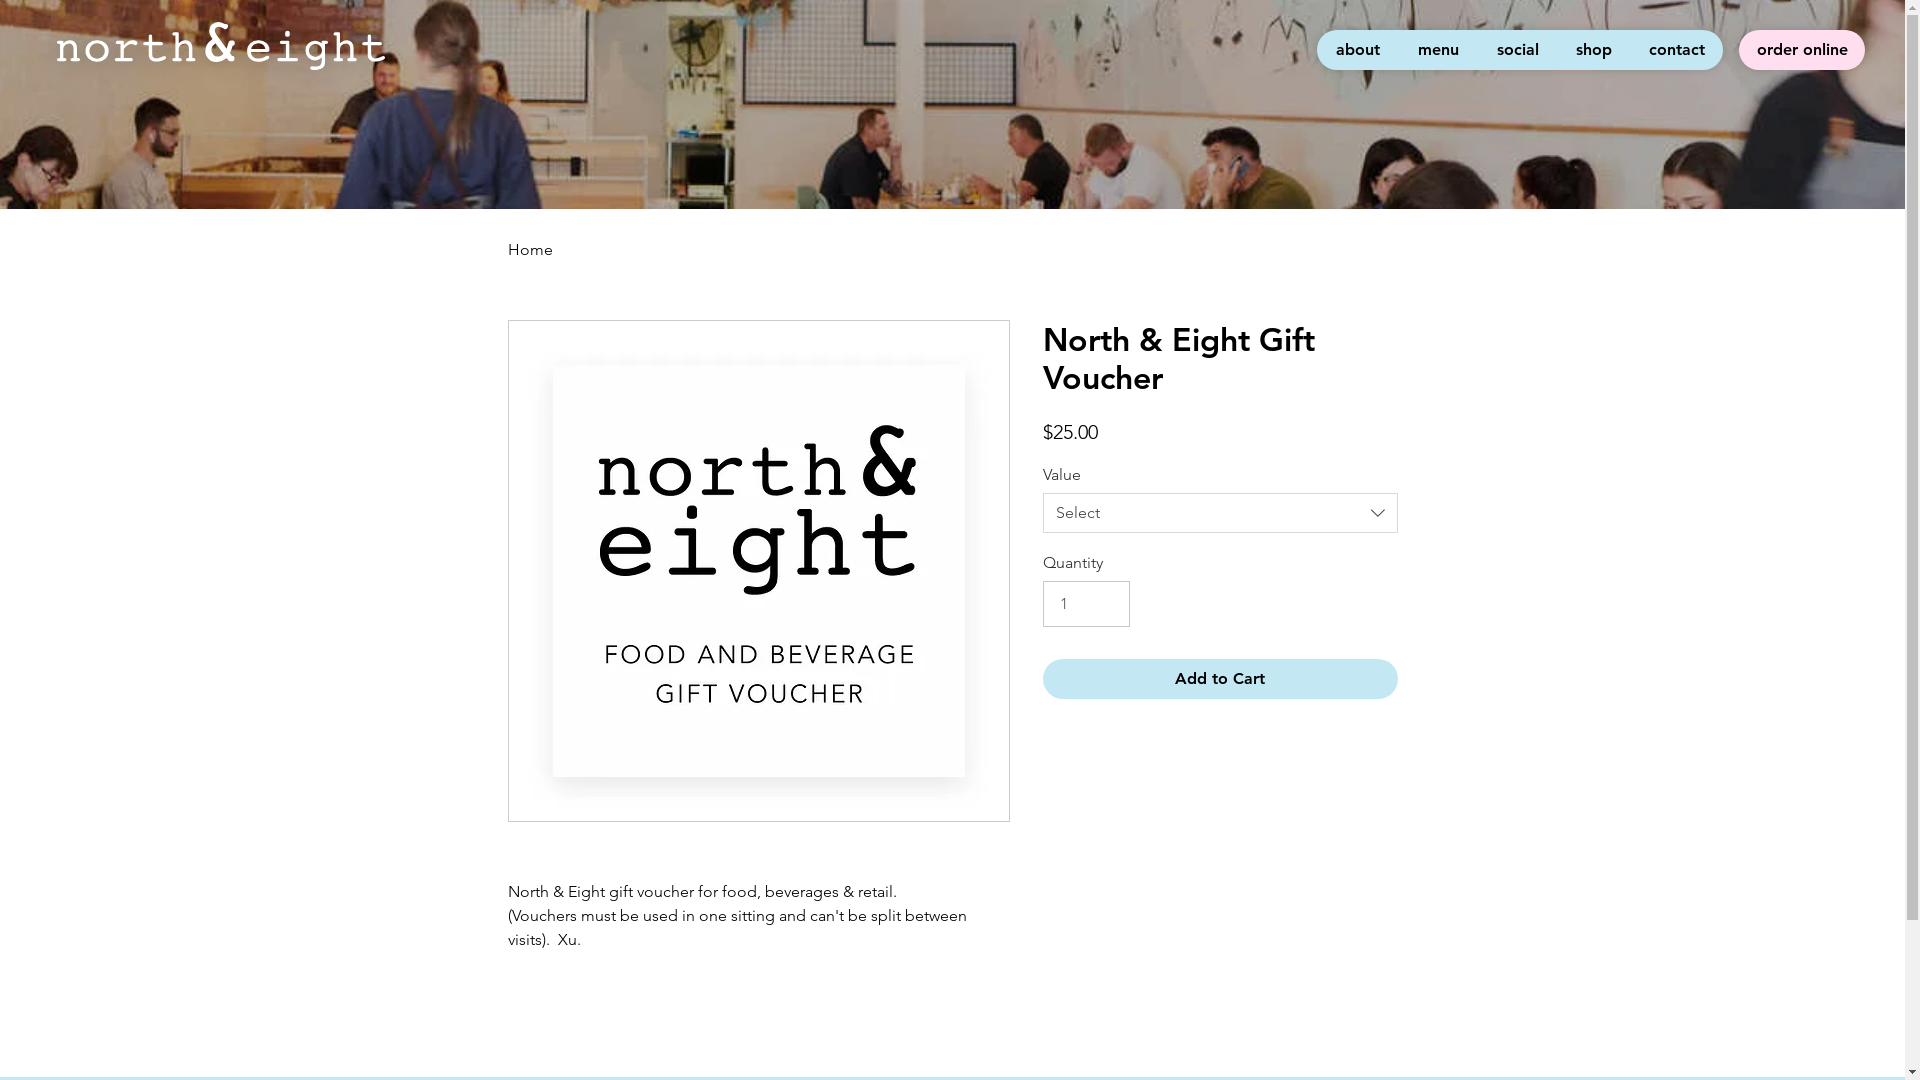 This screenshot has height=1080, width=1920. I want to click on 'menu', so click(1436, 49).